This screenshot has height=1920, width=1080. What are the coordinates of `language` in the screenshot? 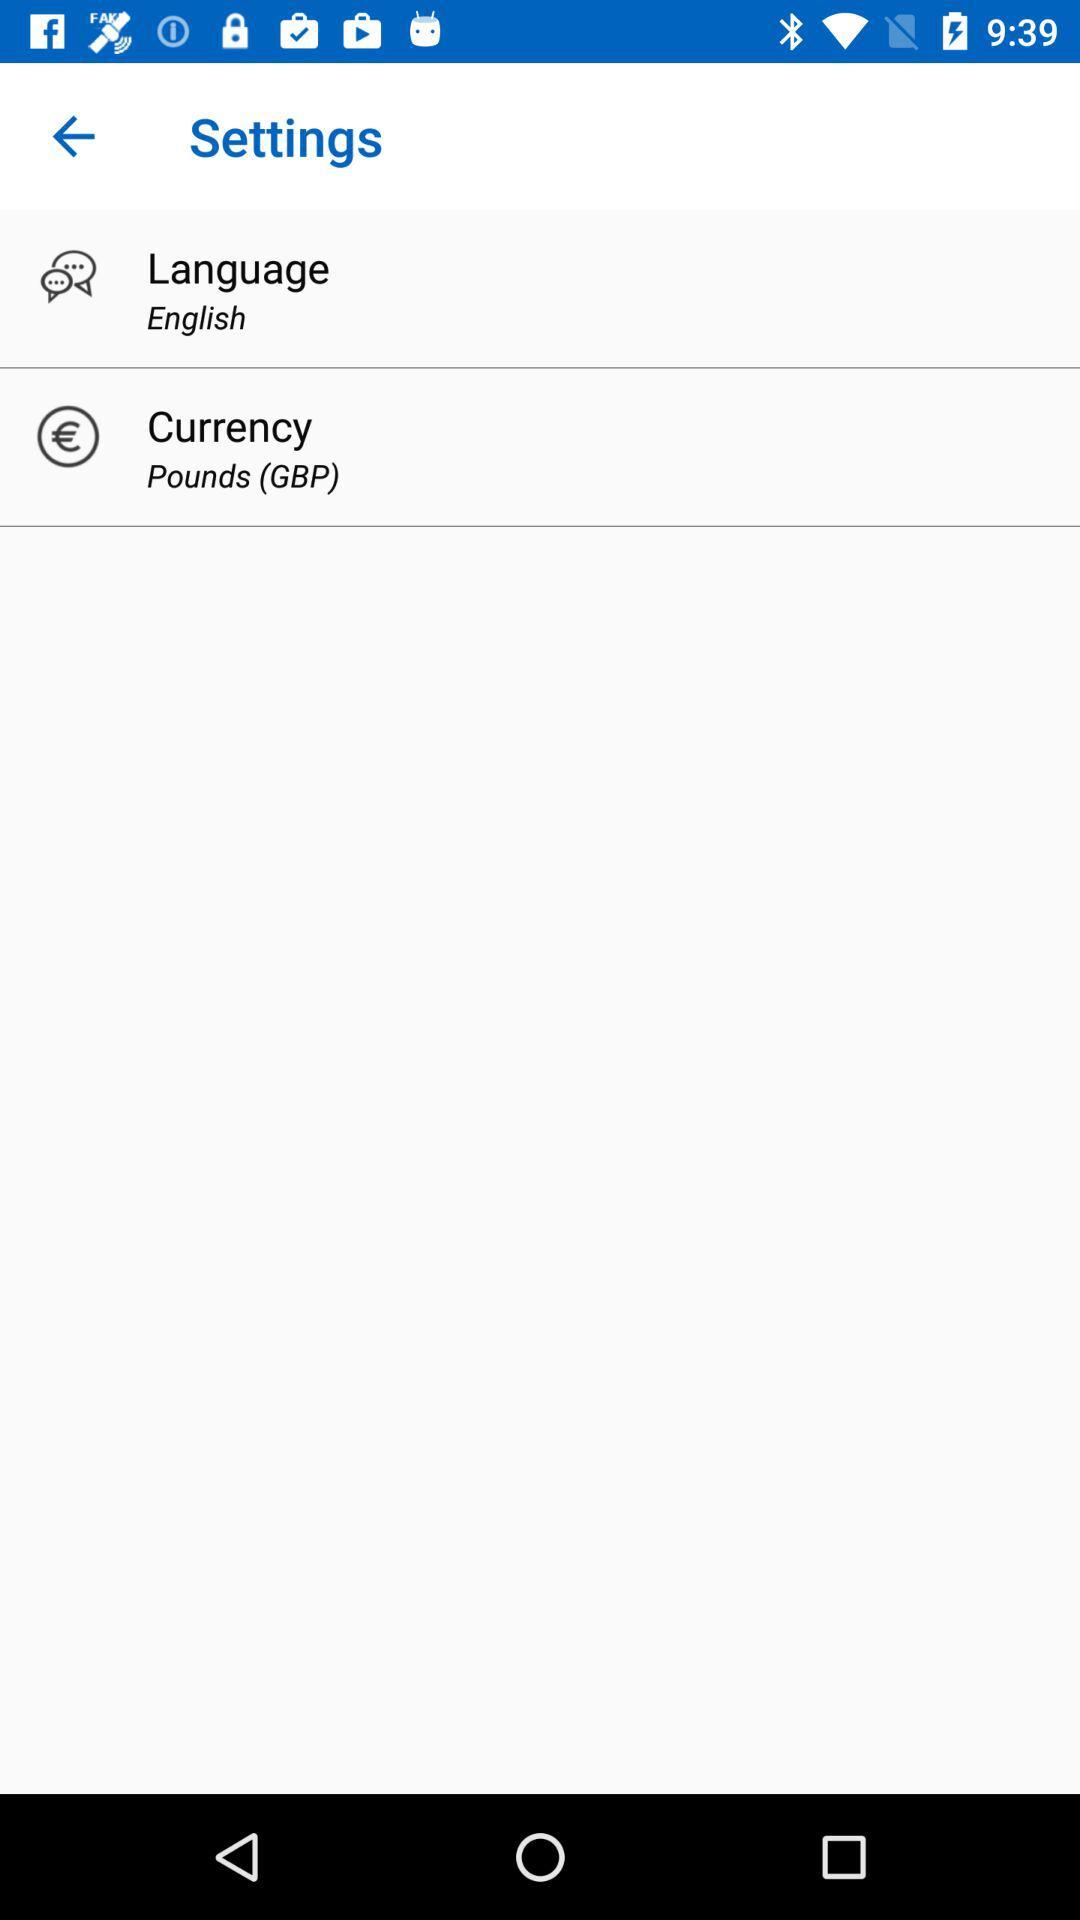 It's located at (237, 266).